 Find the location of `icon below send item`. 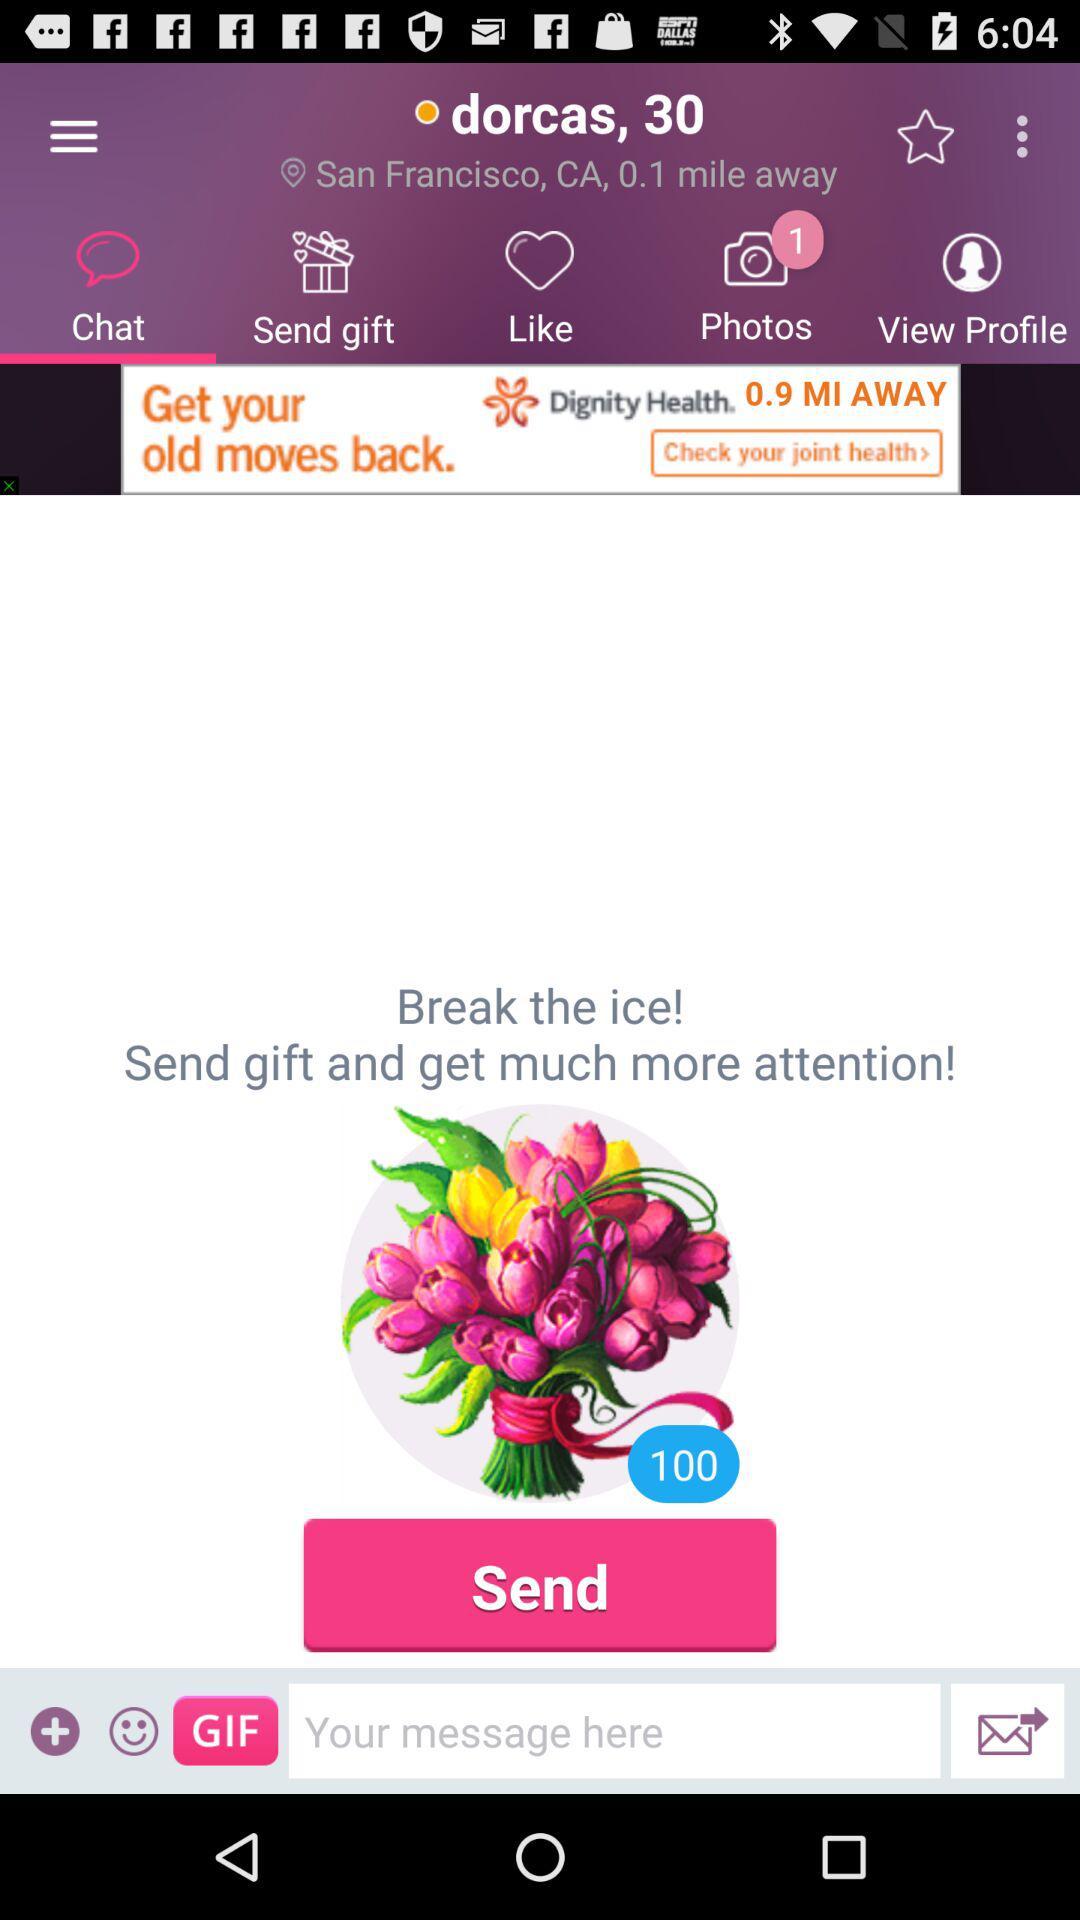

icon below send item is located at coordinates (613, 1730).